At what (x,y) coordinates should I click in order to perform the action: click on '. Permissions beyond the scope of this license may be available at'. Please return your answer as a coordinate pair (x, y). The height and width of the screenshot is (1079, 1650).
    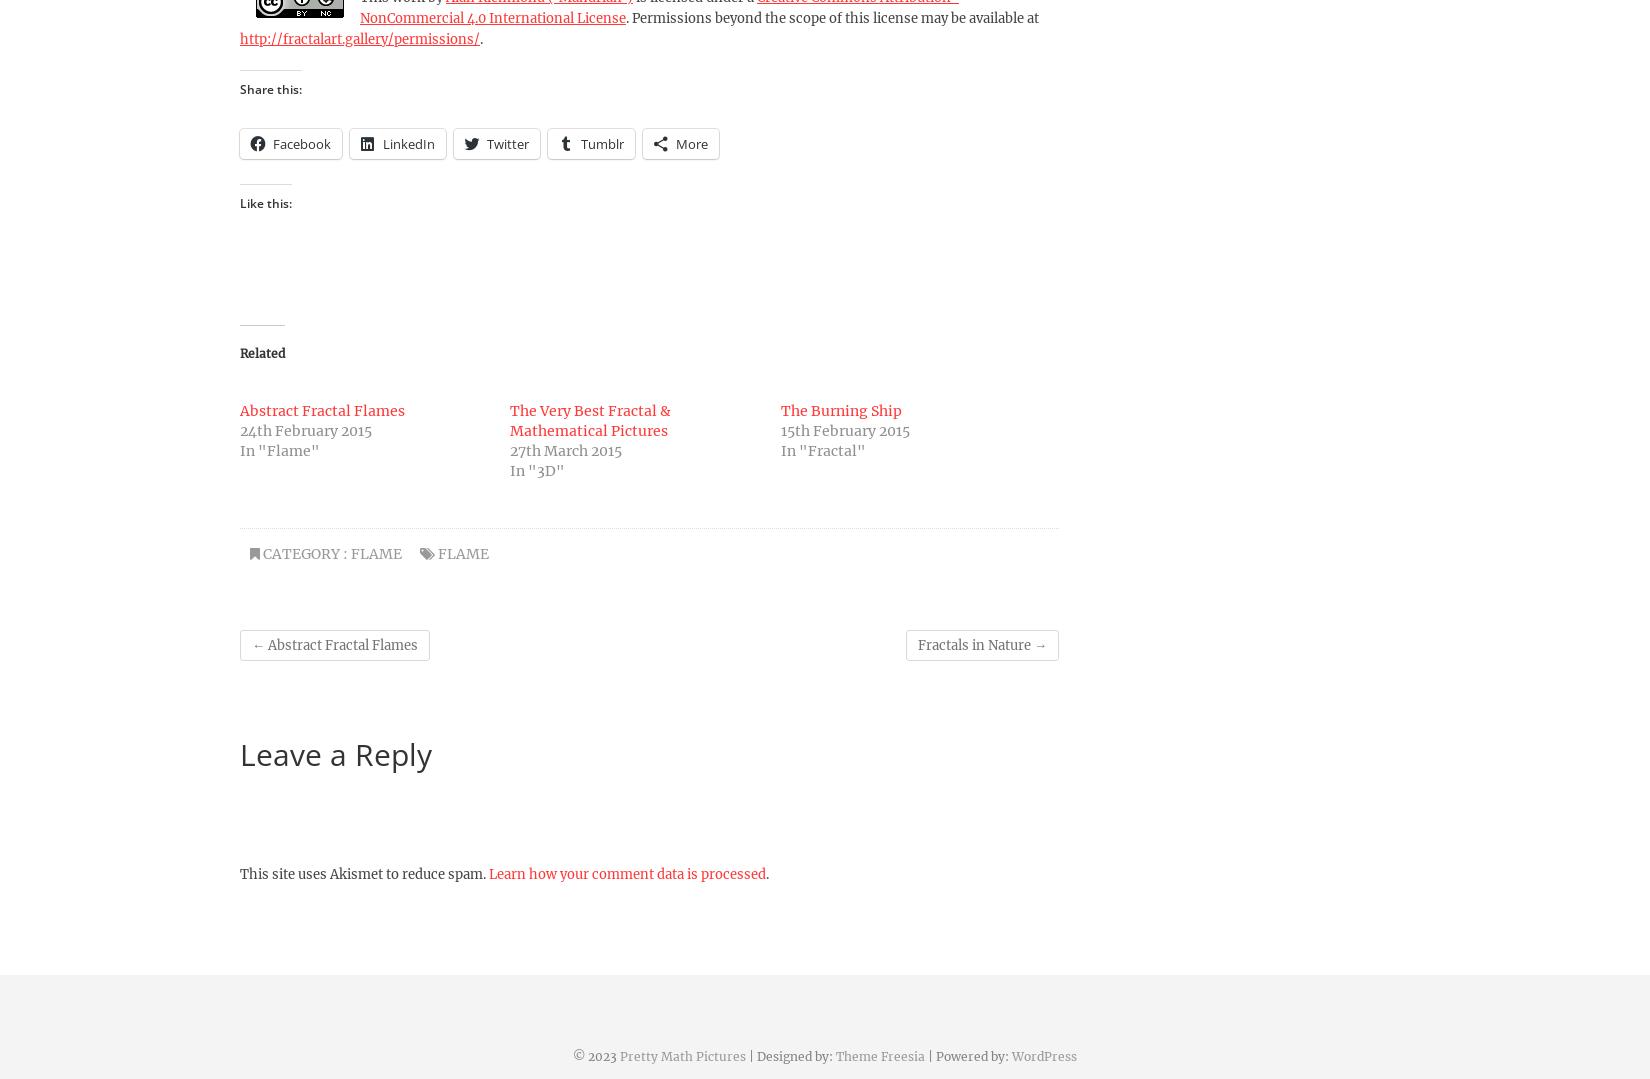
    Looking at the image, I should click on (625, 18).